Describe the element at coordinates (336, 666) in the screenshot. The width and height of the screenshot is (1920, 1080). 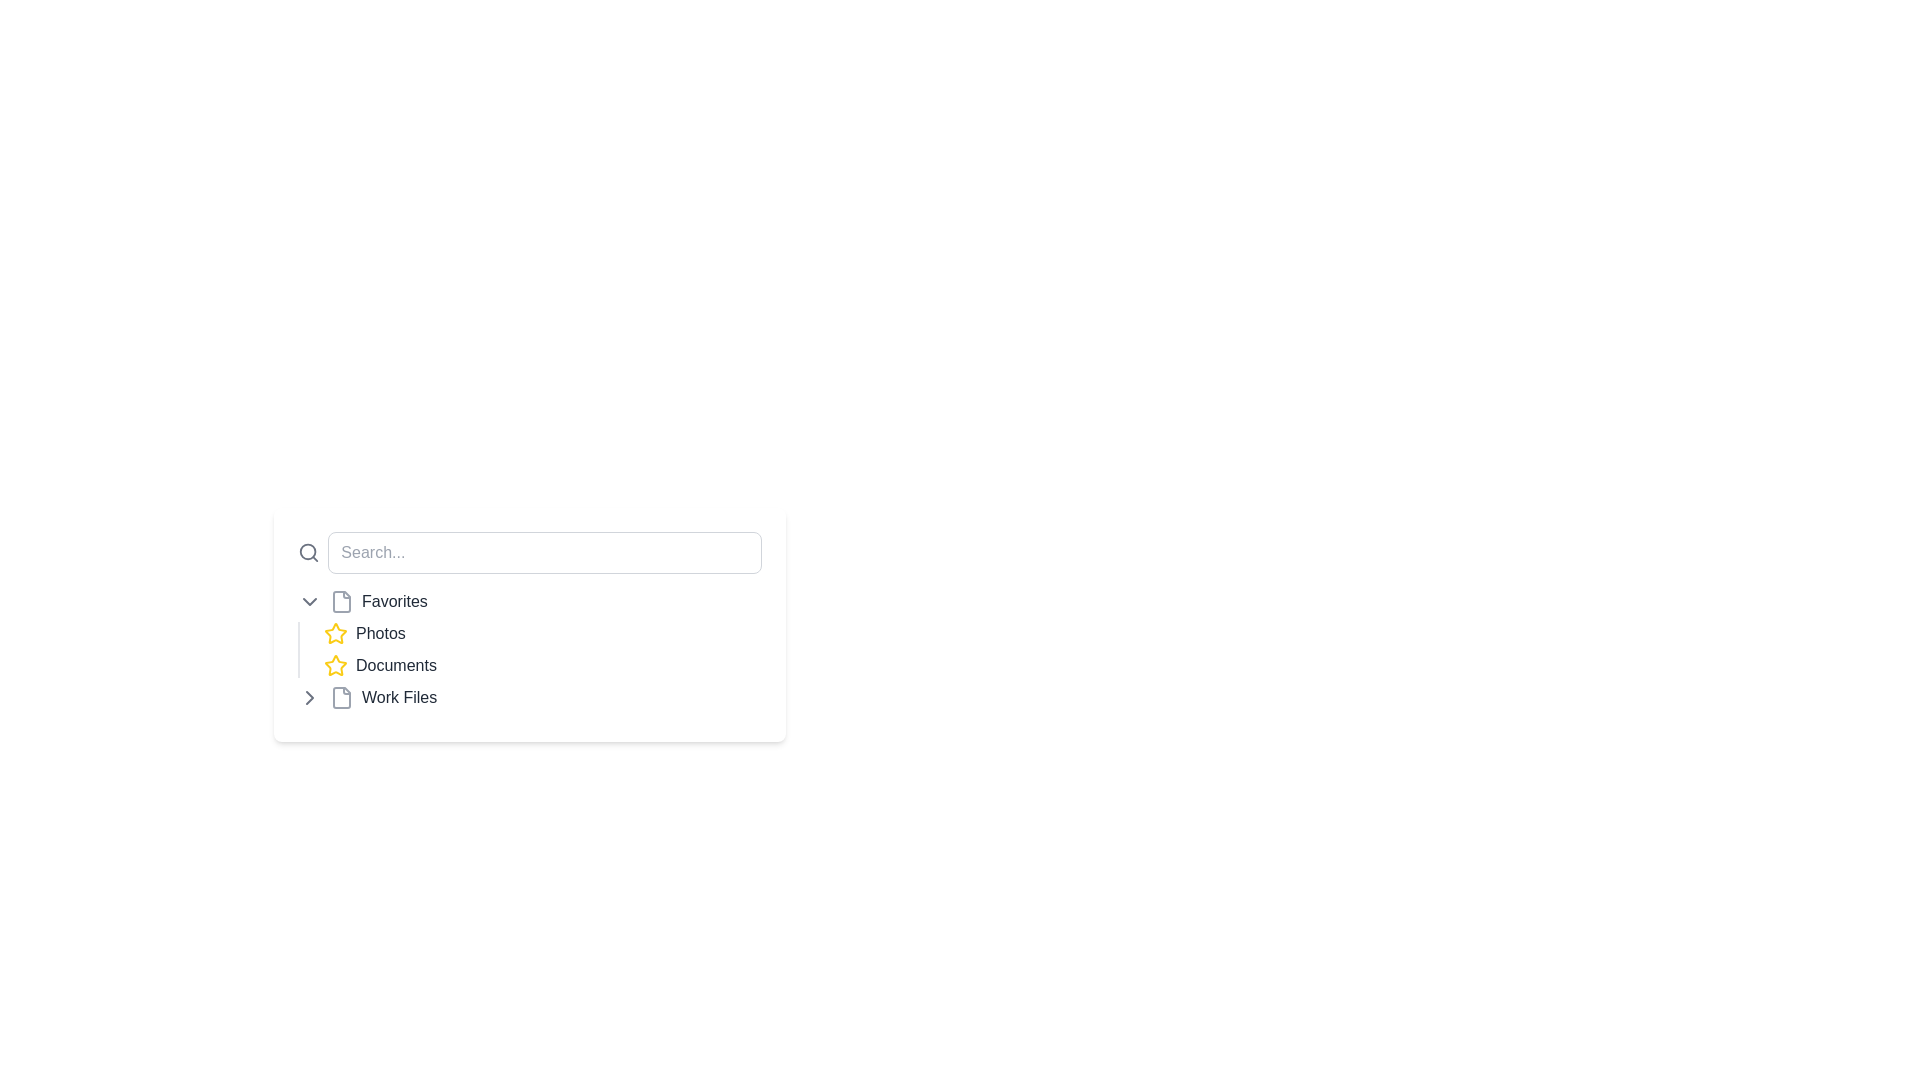
I see `the star icon in the 'Documents' section for keyboard interaction` at that location.